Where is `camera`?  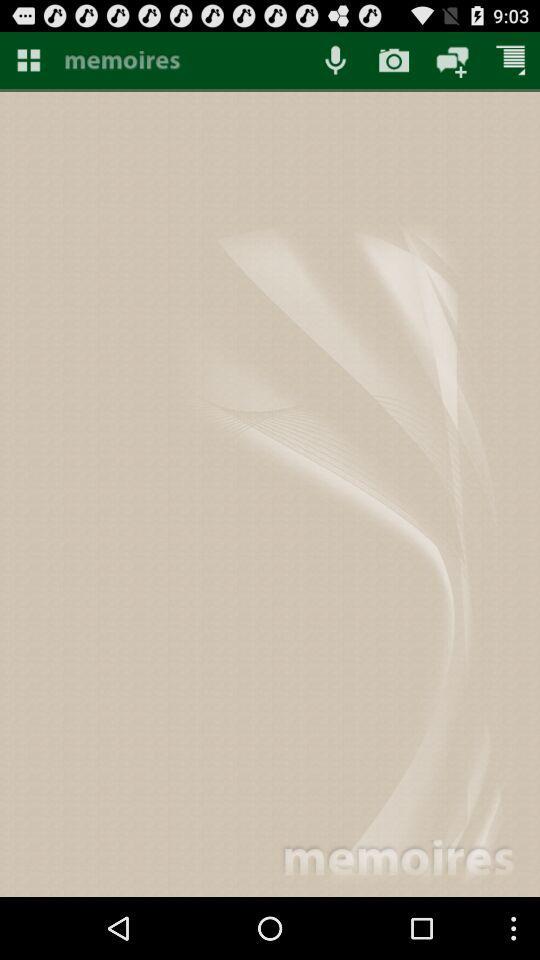 camera is located at coordinates (394, 59).